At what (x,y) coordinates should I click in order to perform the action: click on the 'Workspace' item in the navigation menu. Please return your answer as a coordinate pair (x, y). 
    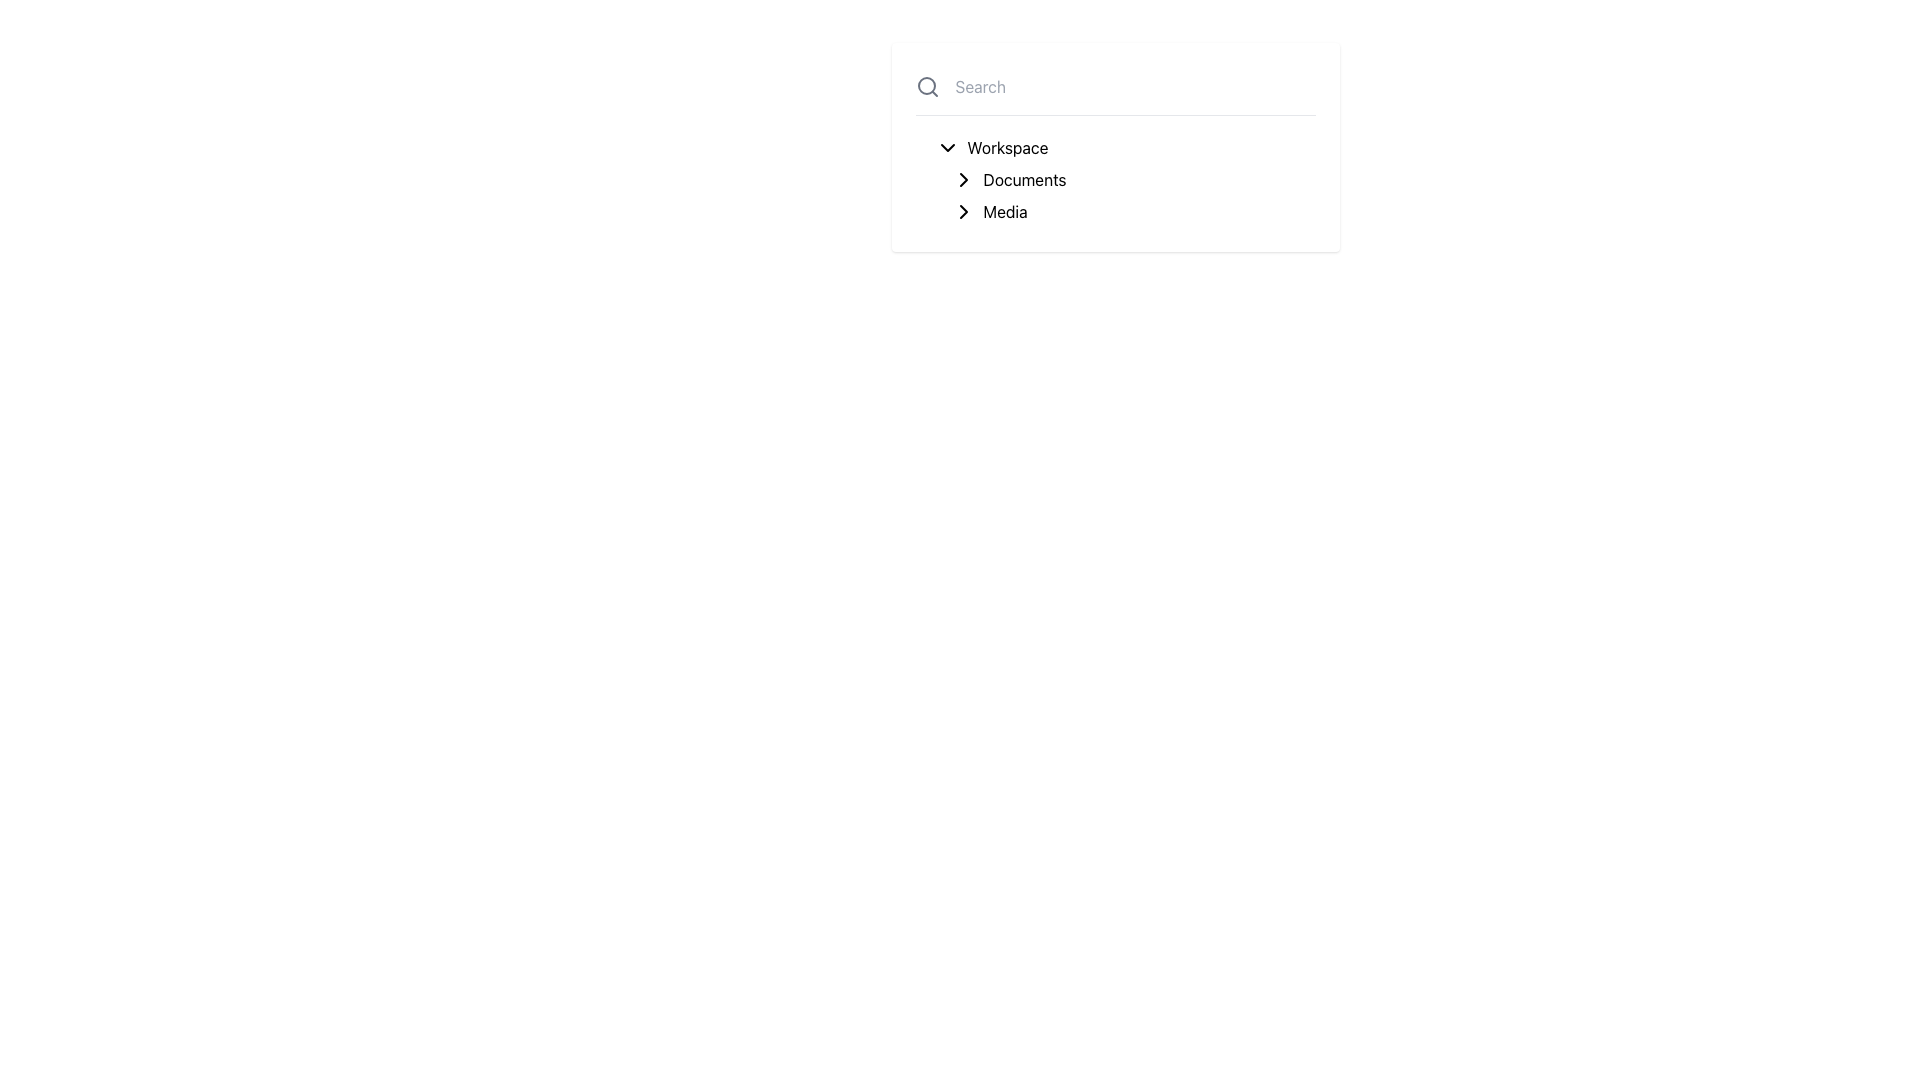
    Looking at the image, I should click on (1114, 146).